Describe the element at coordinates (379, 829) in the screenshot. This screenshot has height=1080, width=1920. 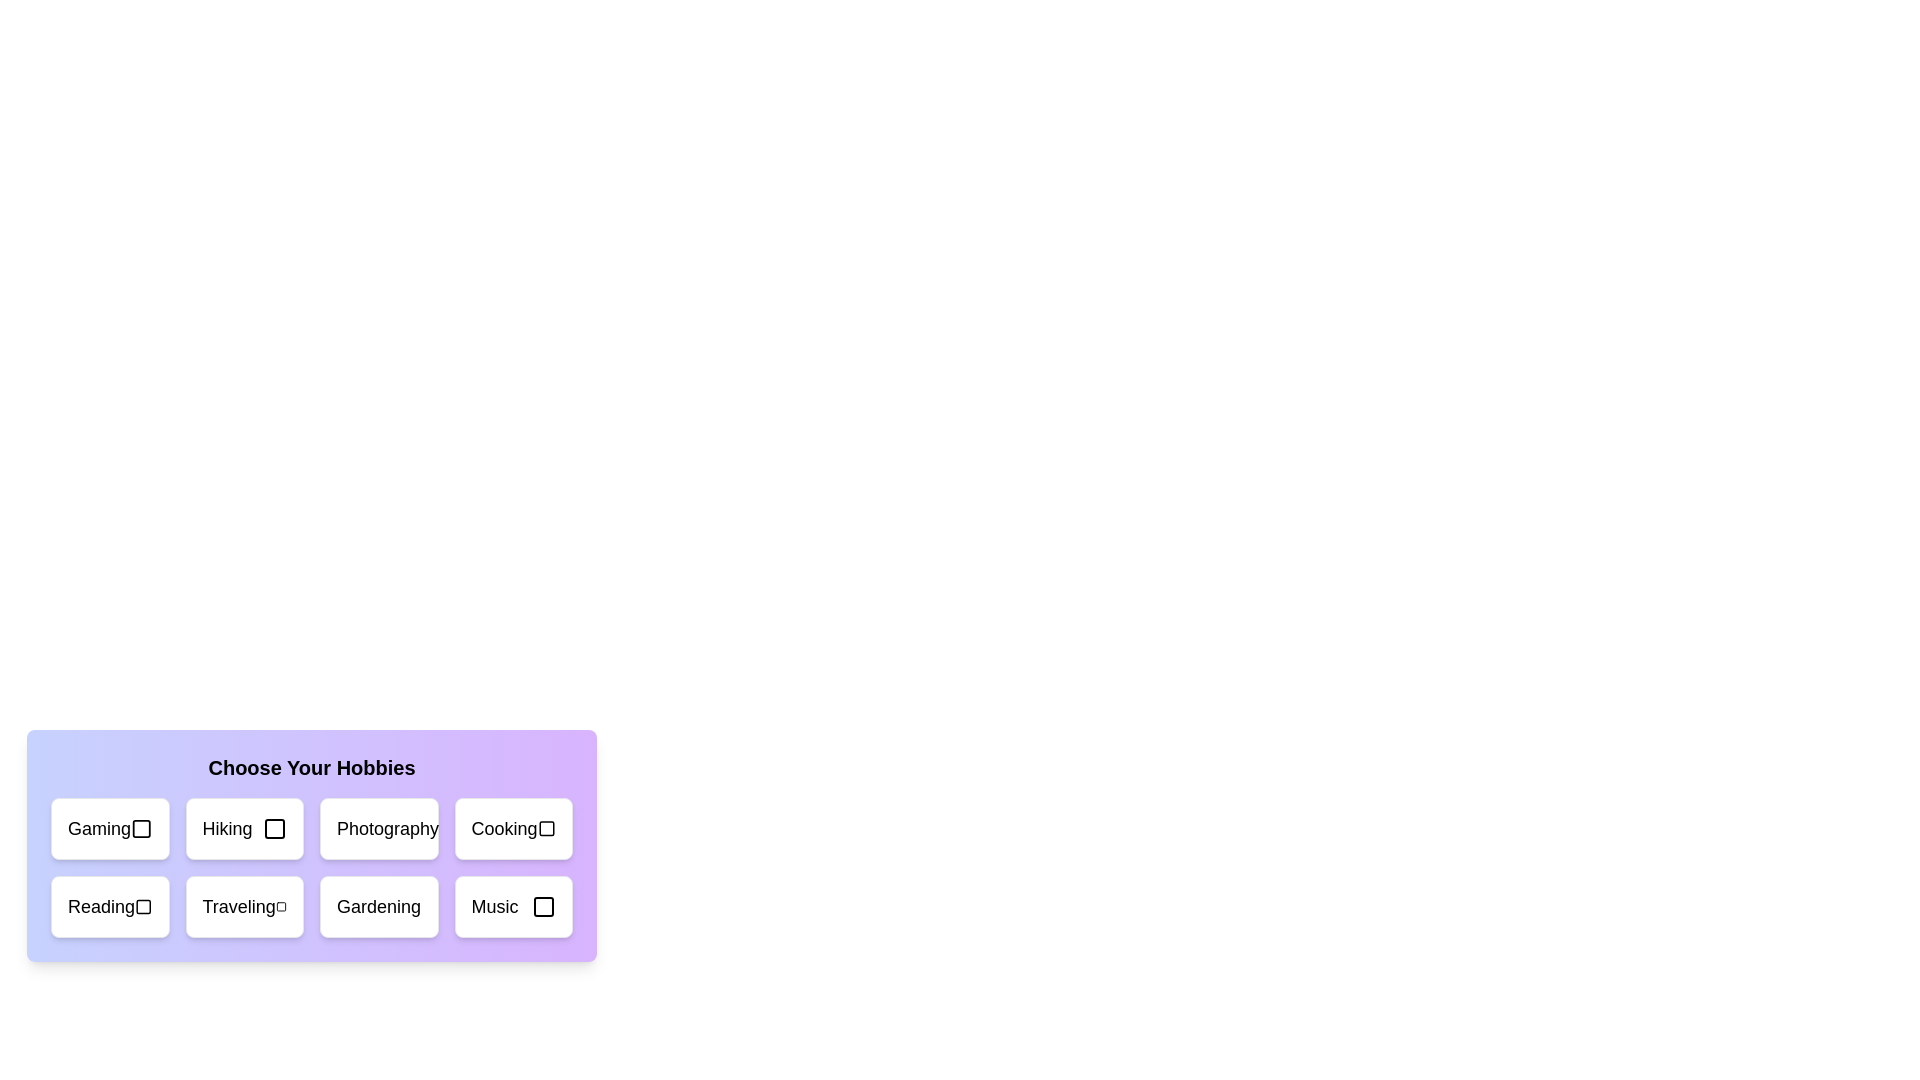
I see `the hobby card labeled Photography` at that location.